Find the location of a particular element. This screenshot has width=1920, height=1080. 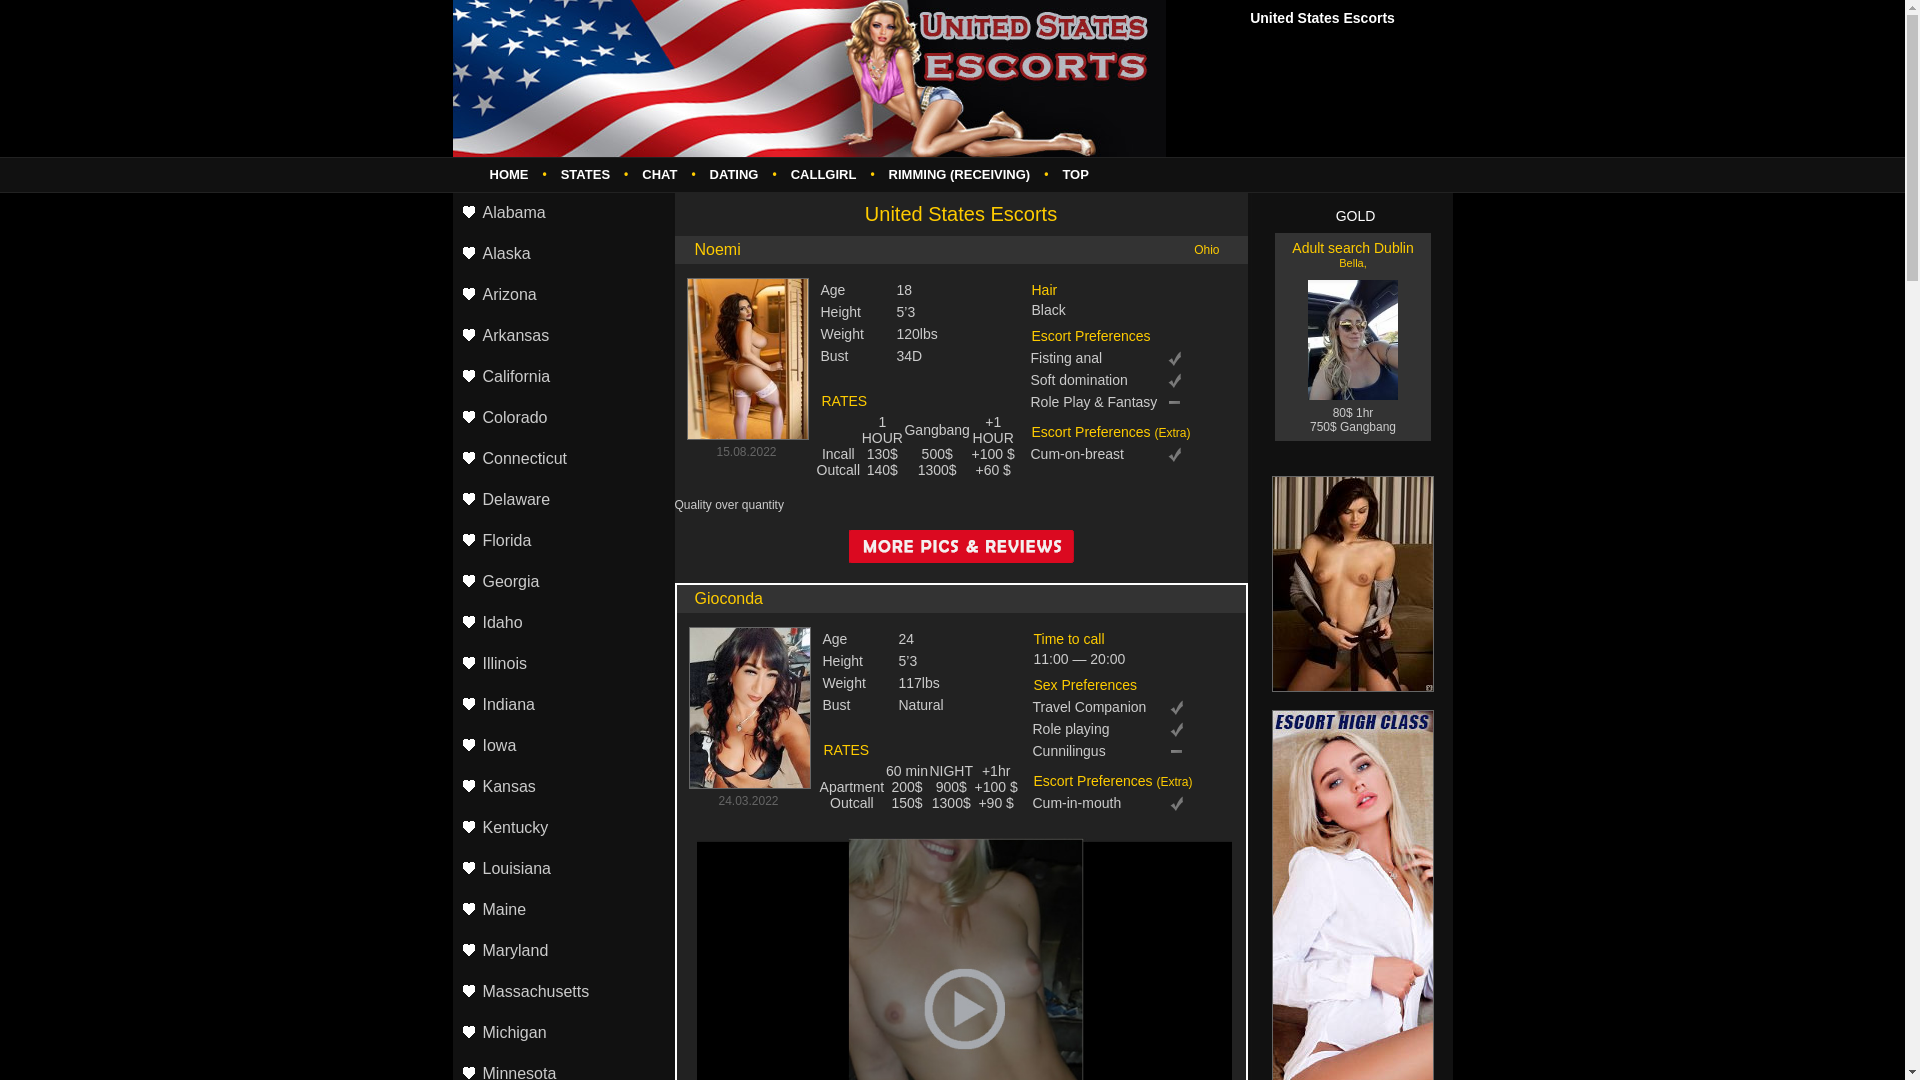

'Arkansas' is located at coordinates (450, 335).